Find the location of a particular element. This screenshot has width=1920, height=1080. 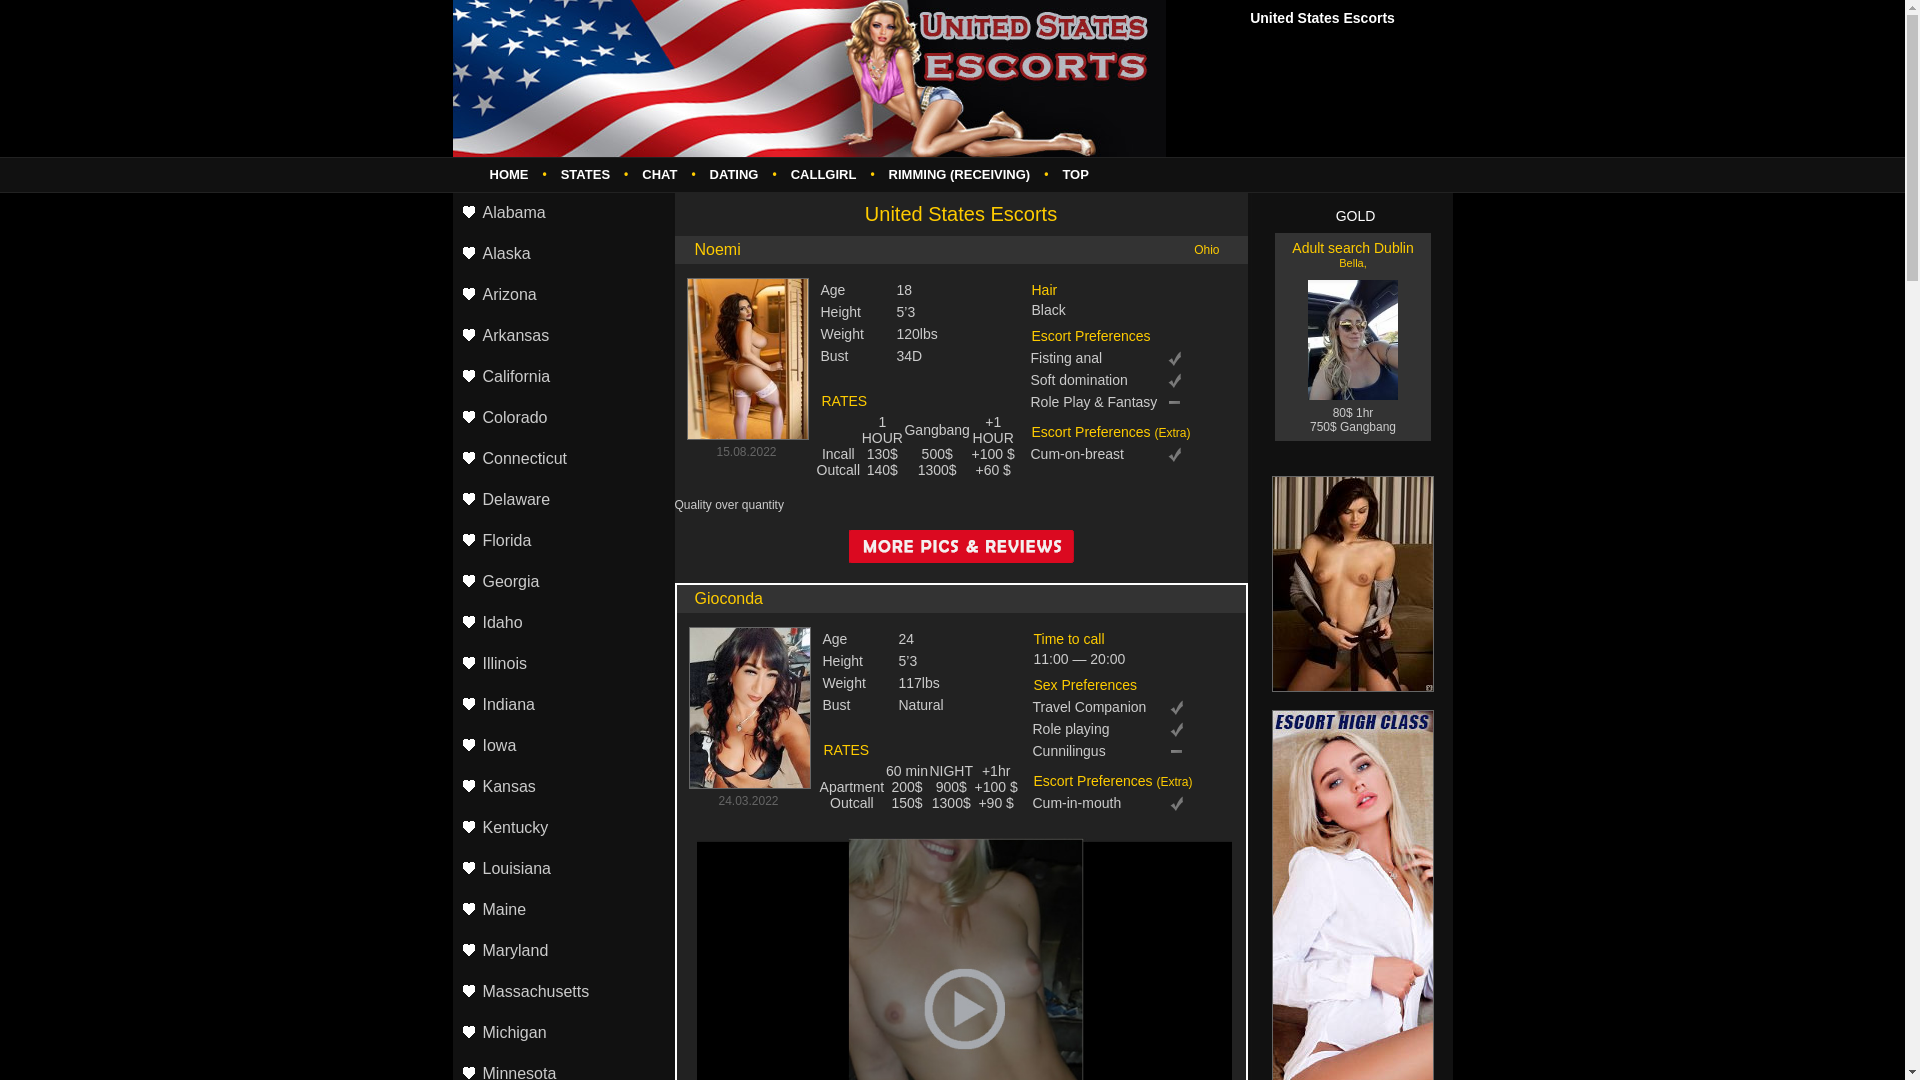

'Arkansas' is located at coordinates (450, 335).